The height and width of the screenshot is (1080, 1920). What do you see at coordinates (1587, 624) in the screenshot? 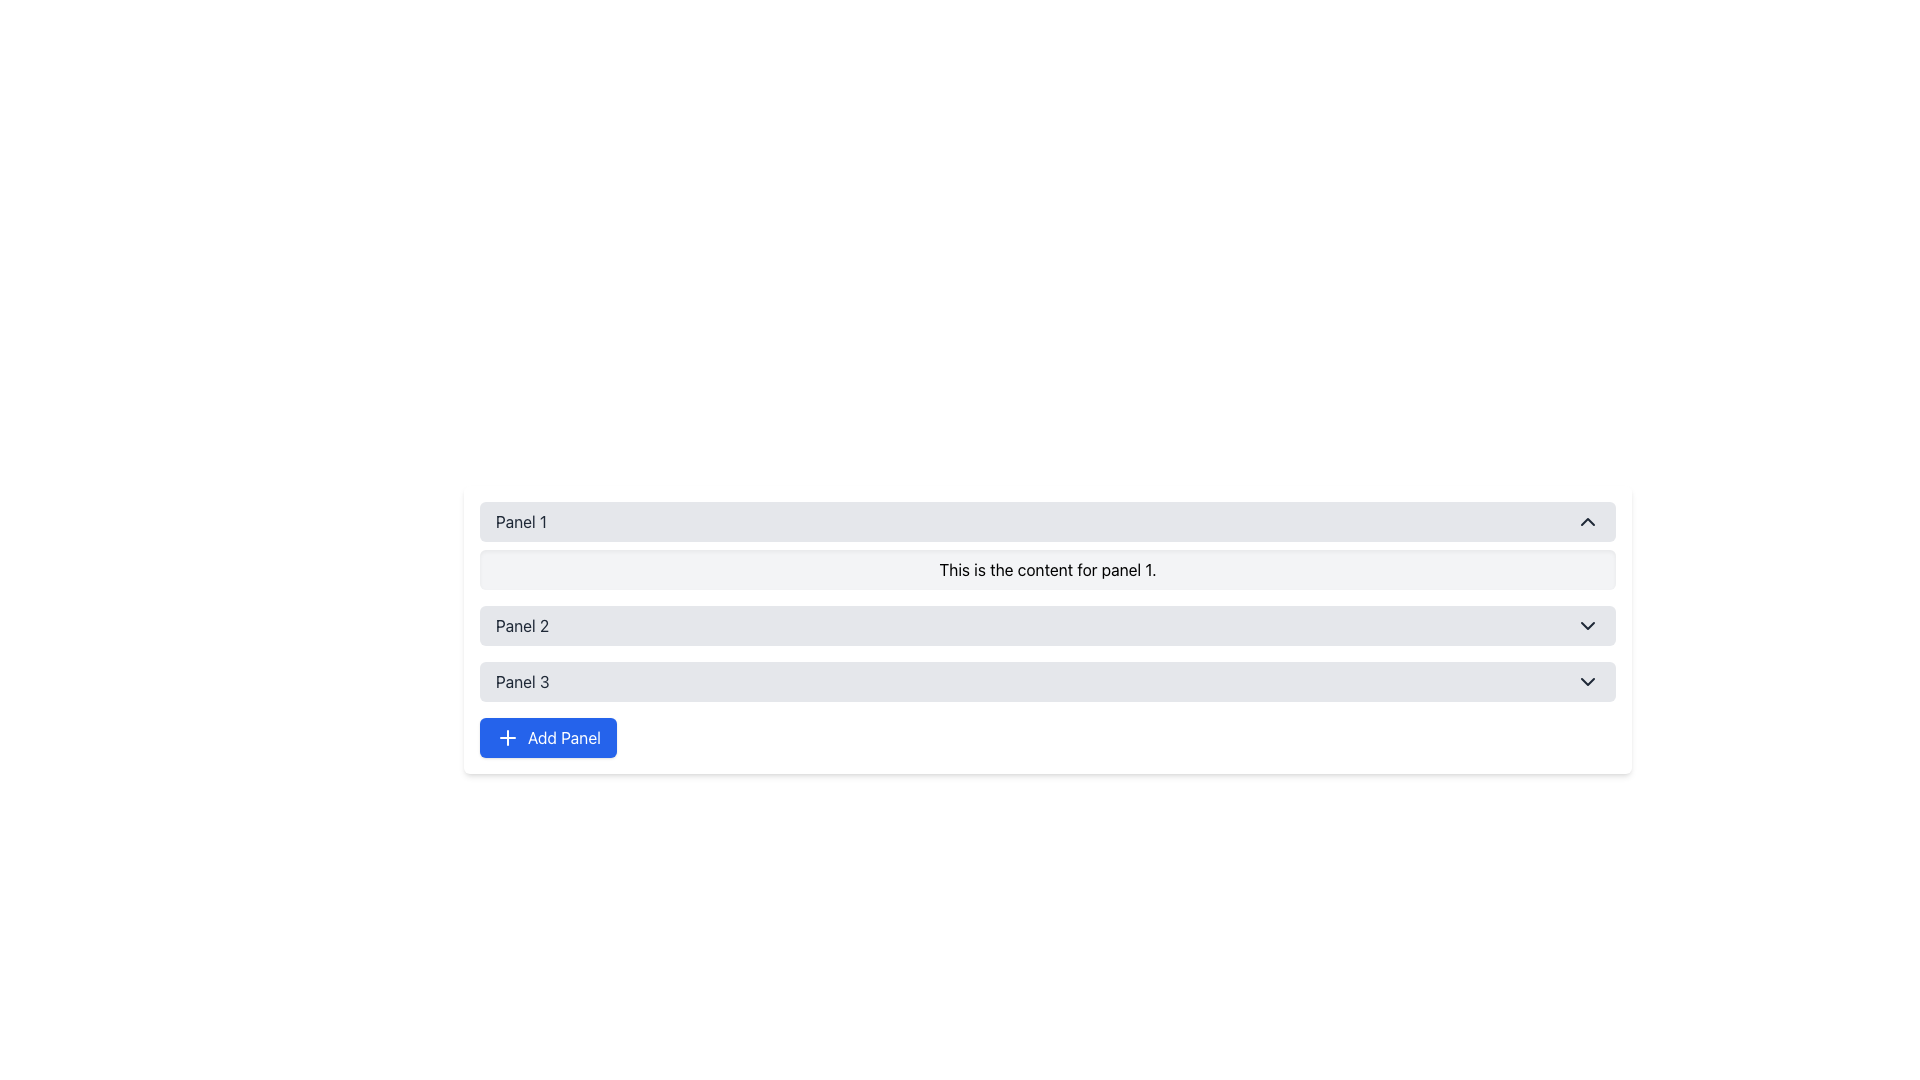
I see `the downward-pointing chevron icon located at the right end of the 'Panel 2' header` at bounding box center [1587, 624].